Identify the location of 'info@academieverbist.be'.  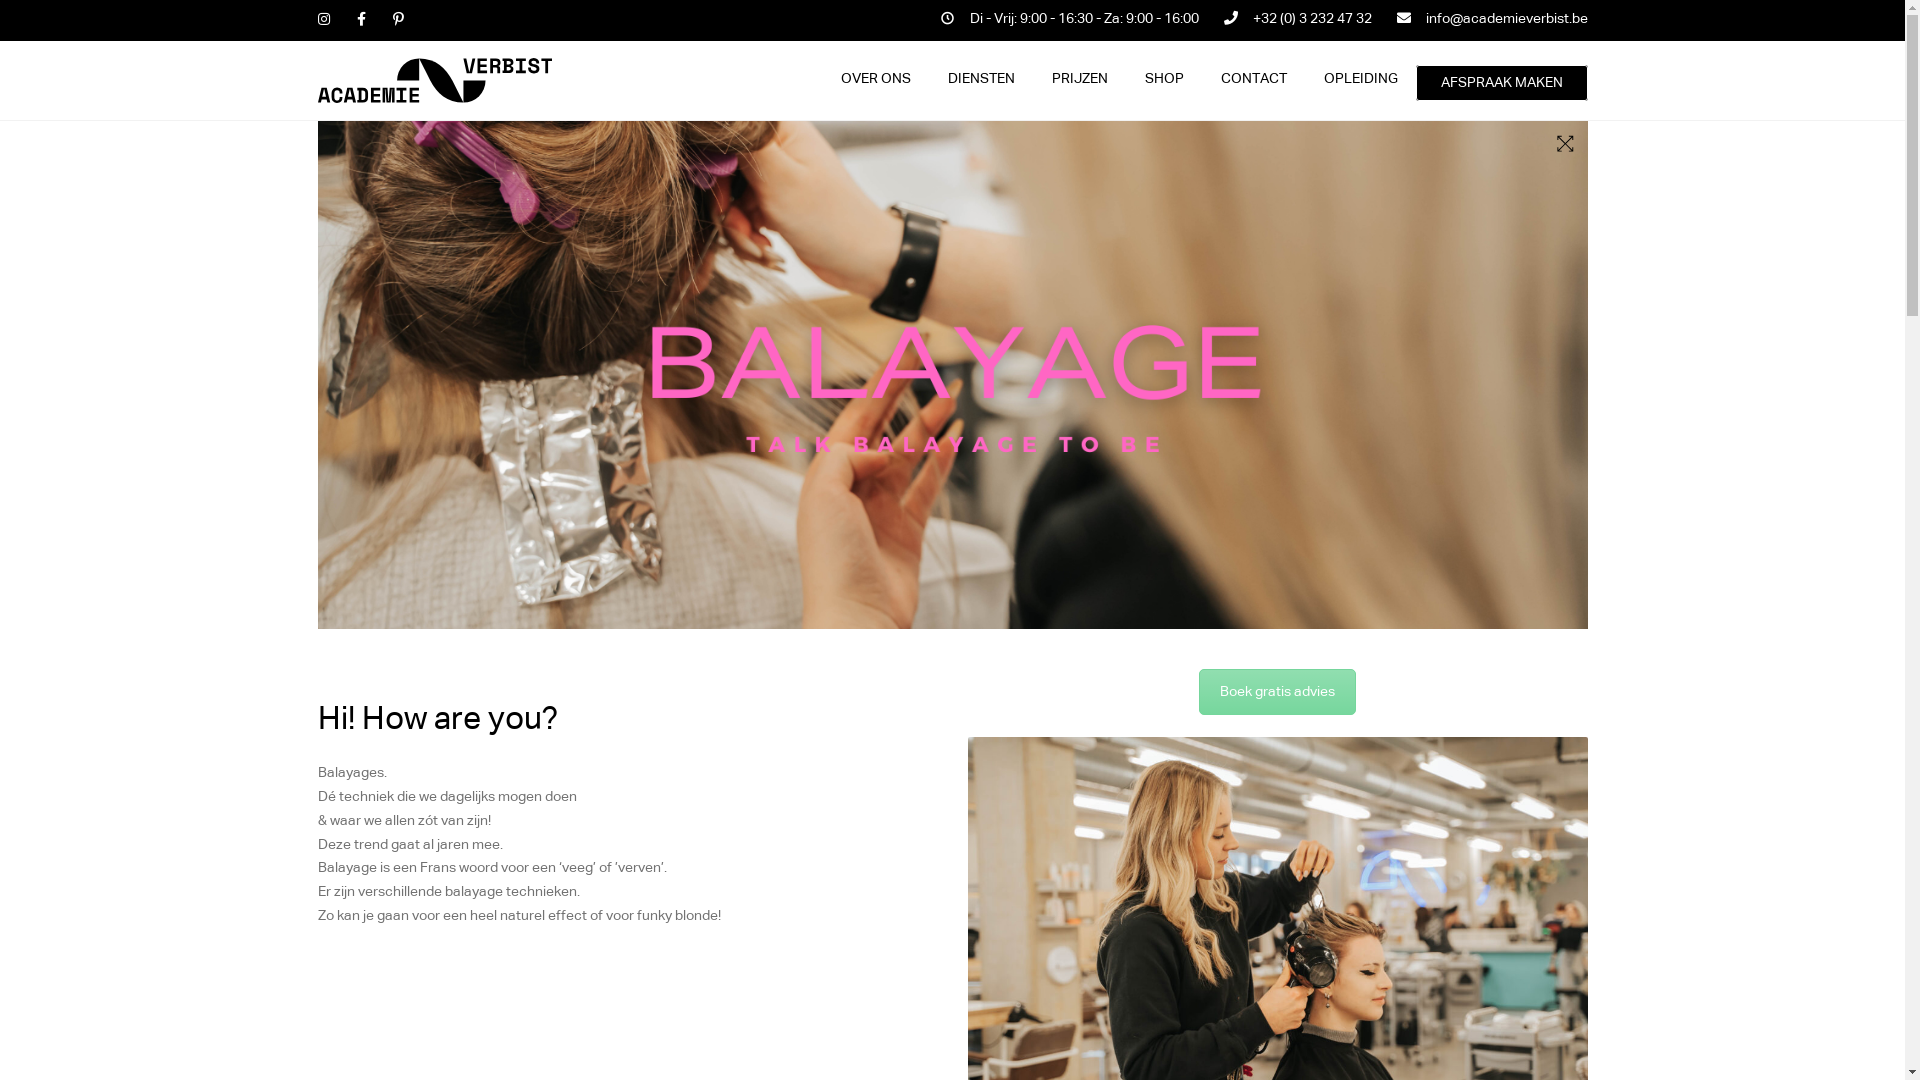
(1264, 740).